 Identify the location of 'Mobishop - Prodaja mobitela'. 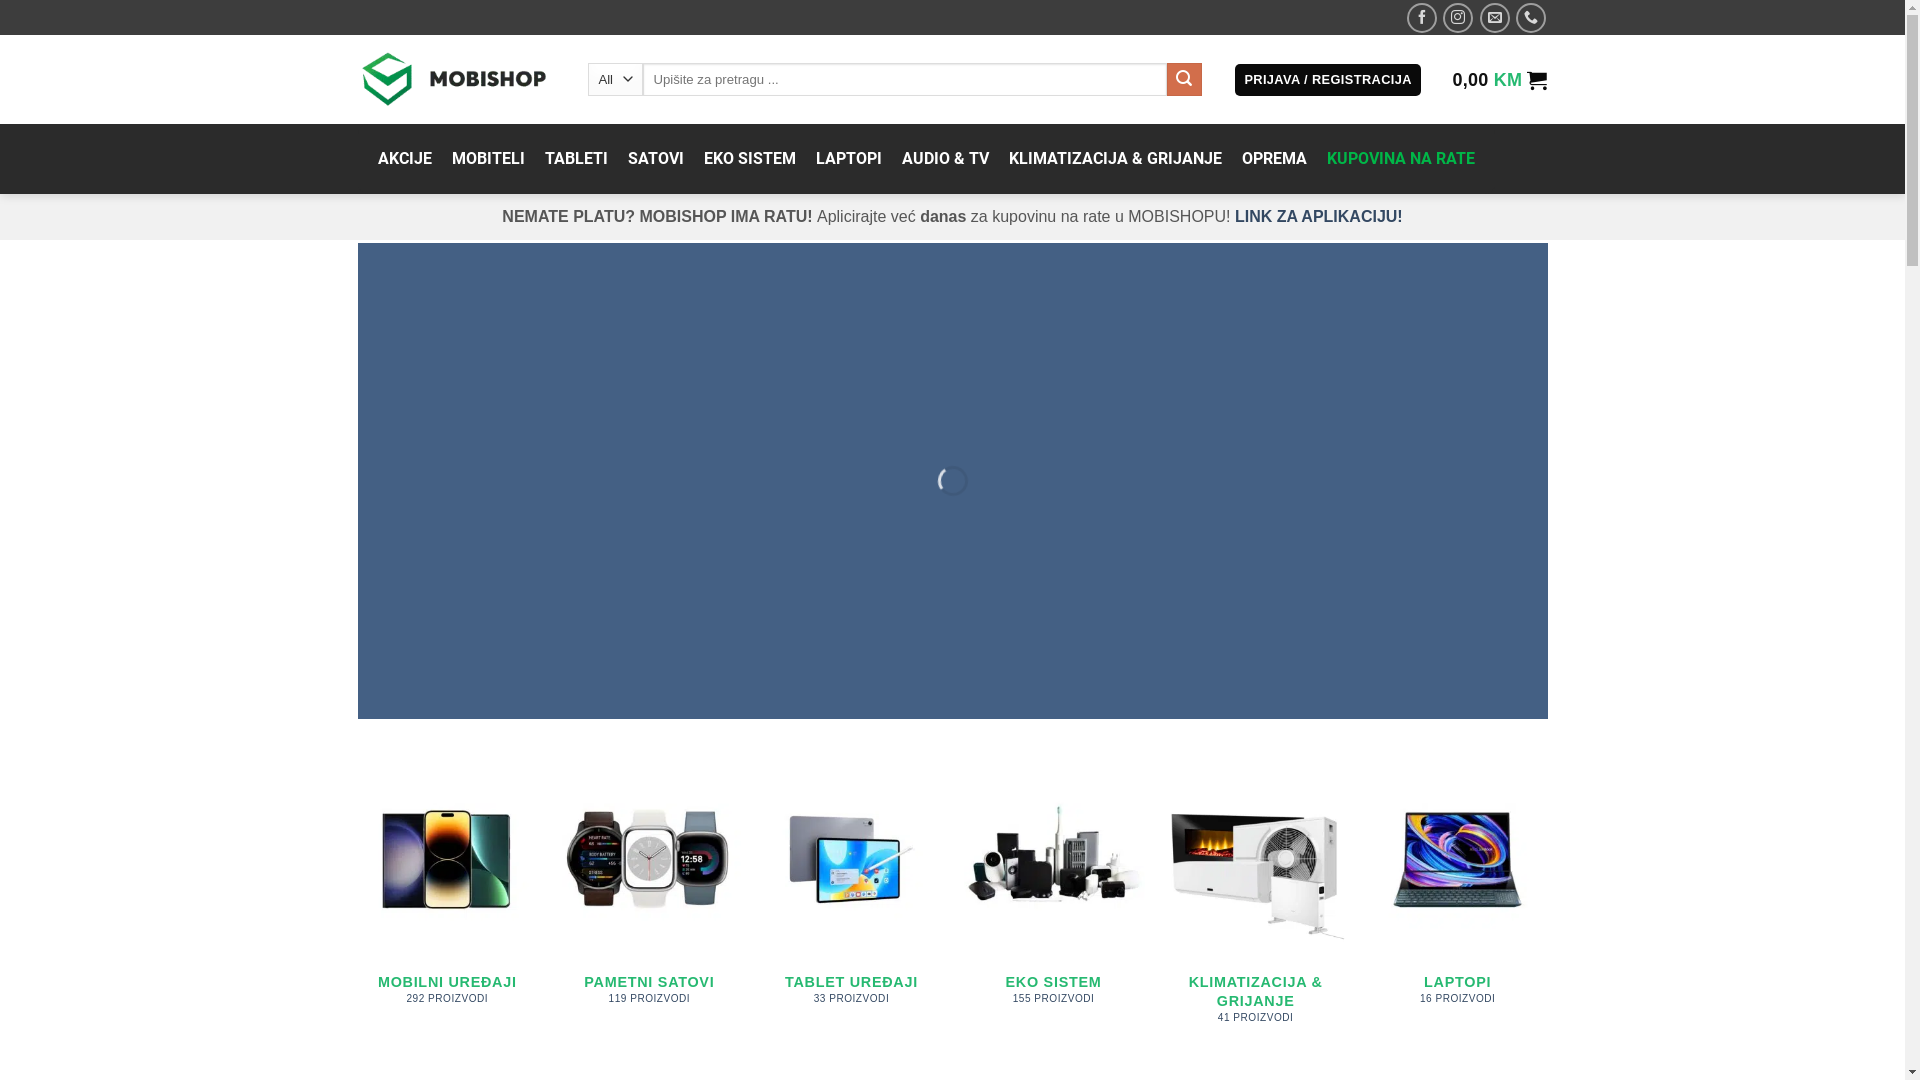
(456, 79).